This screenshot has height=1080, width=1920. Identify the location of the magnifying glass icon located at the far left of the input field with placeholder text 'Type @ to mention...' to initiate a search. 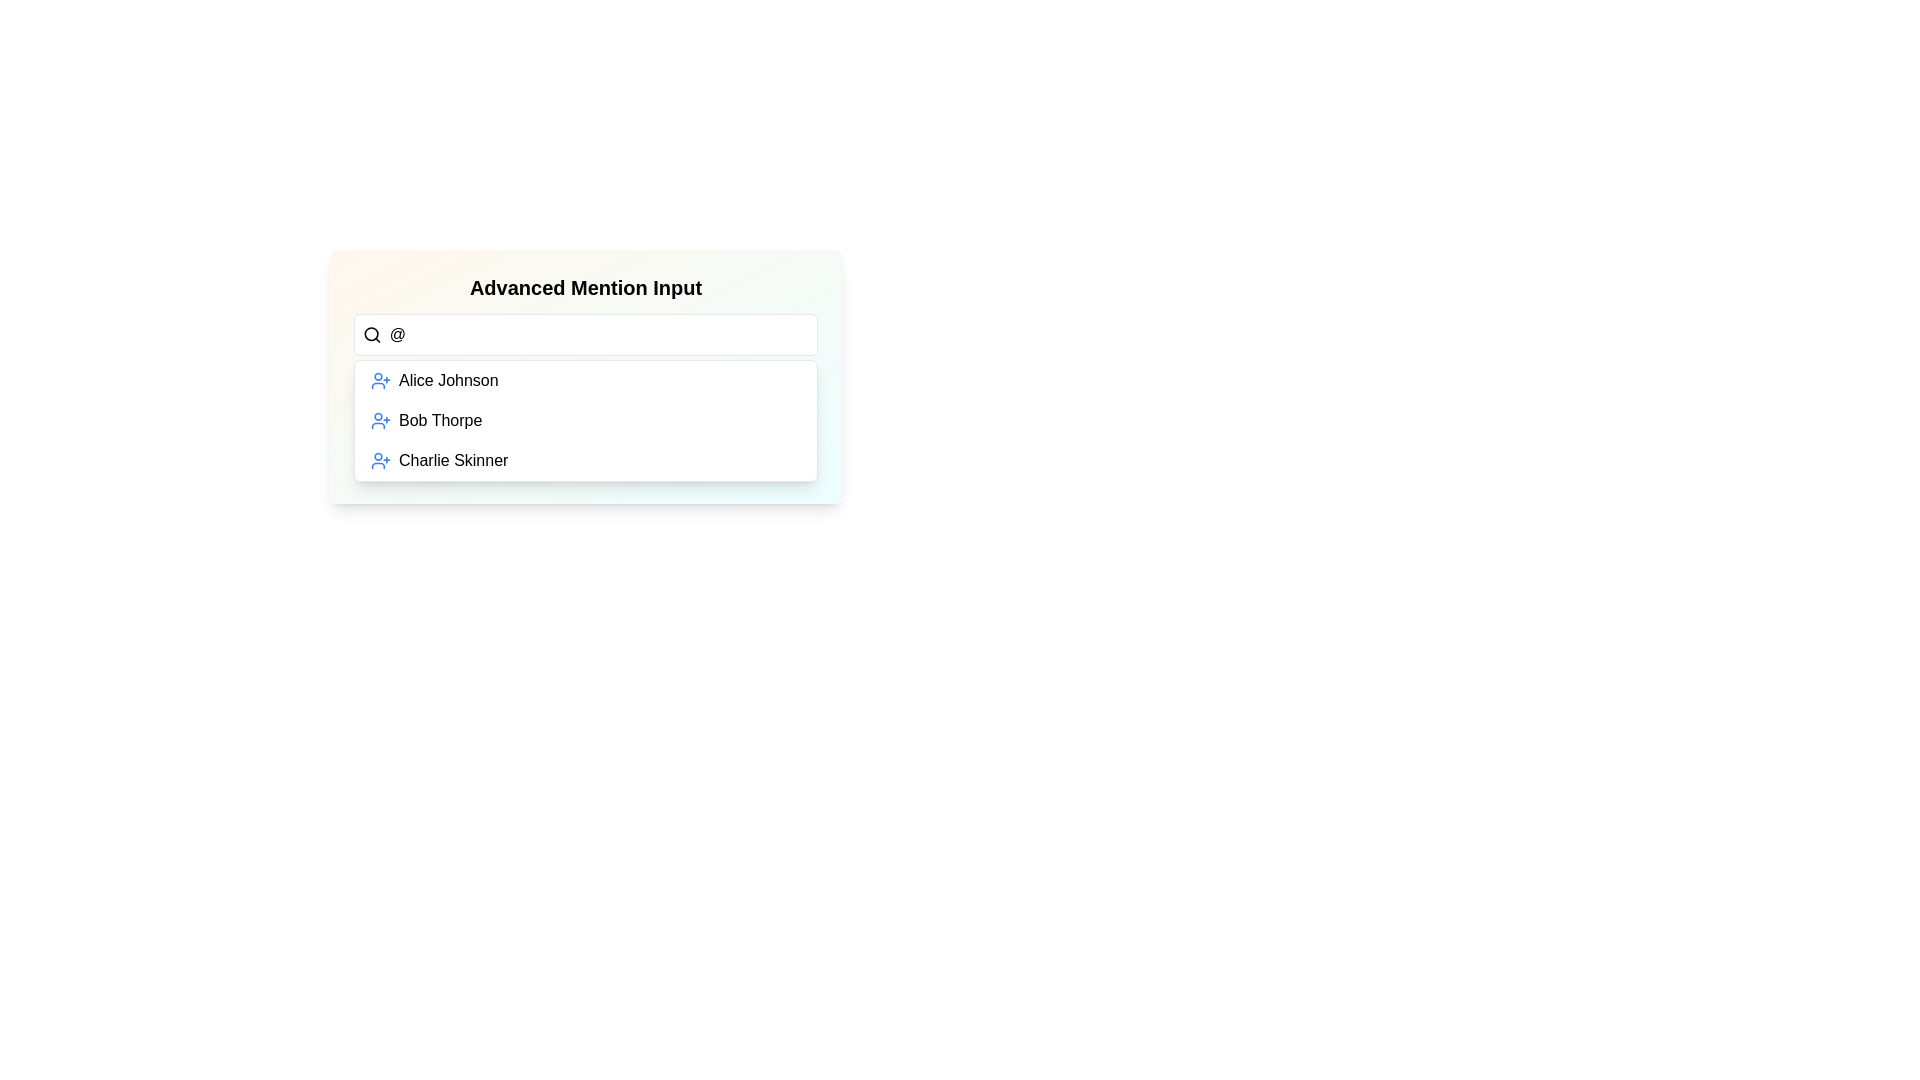
(372, 334).